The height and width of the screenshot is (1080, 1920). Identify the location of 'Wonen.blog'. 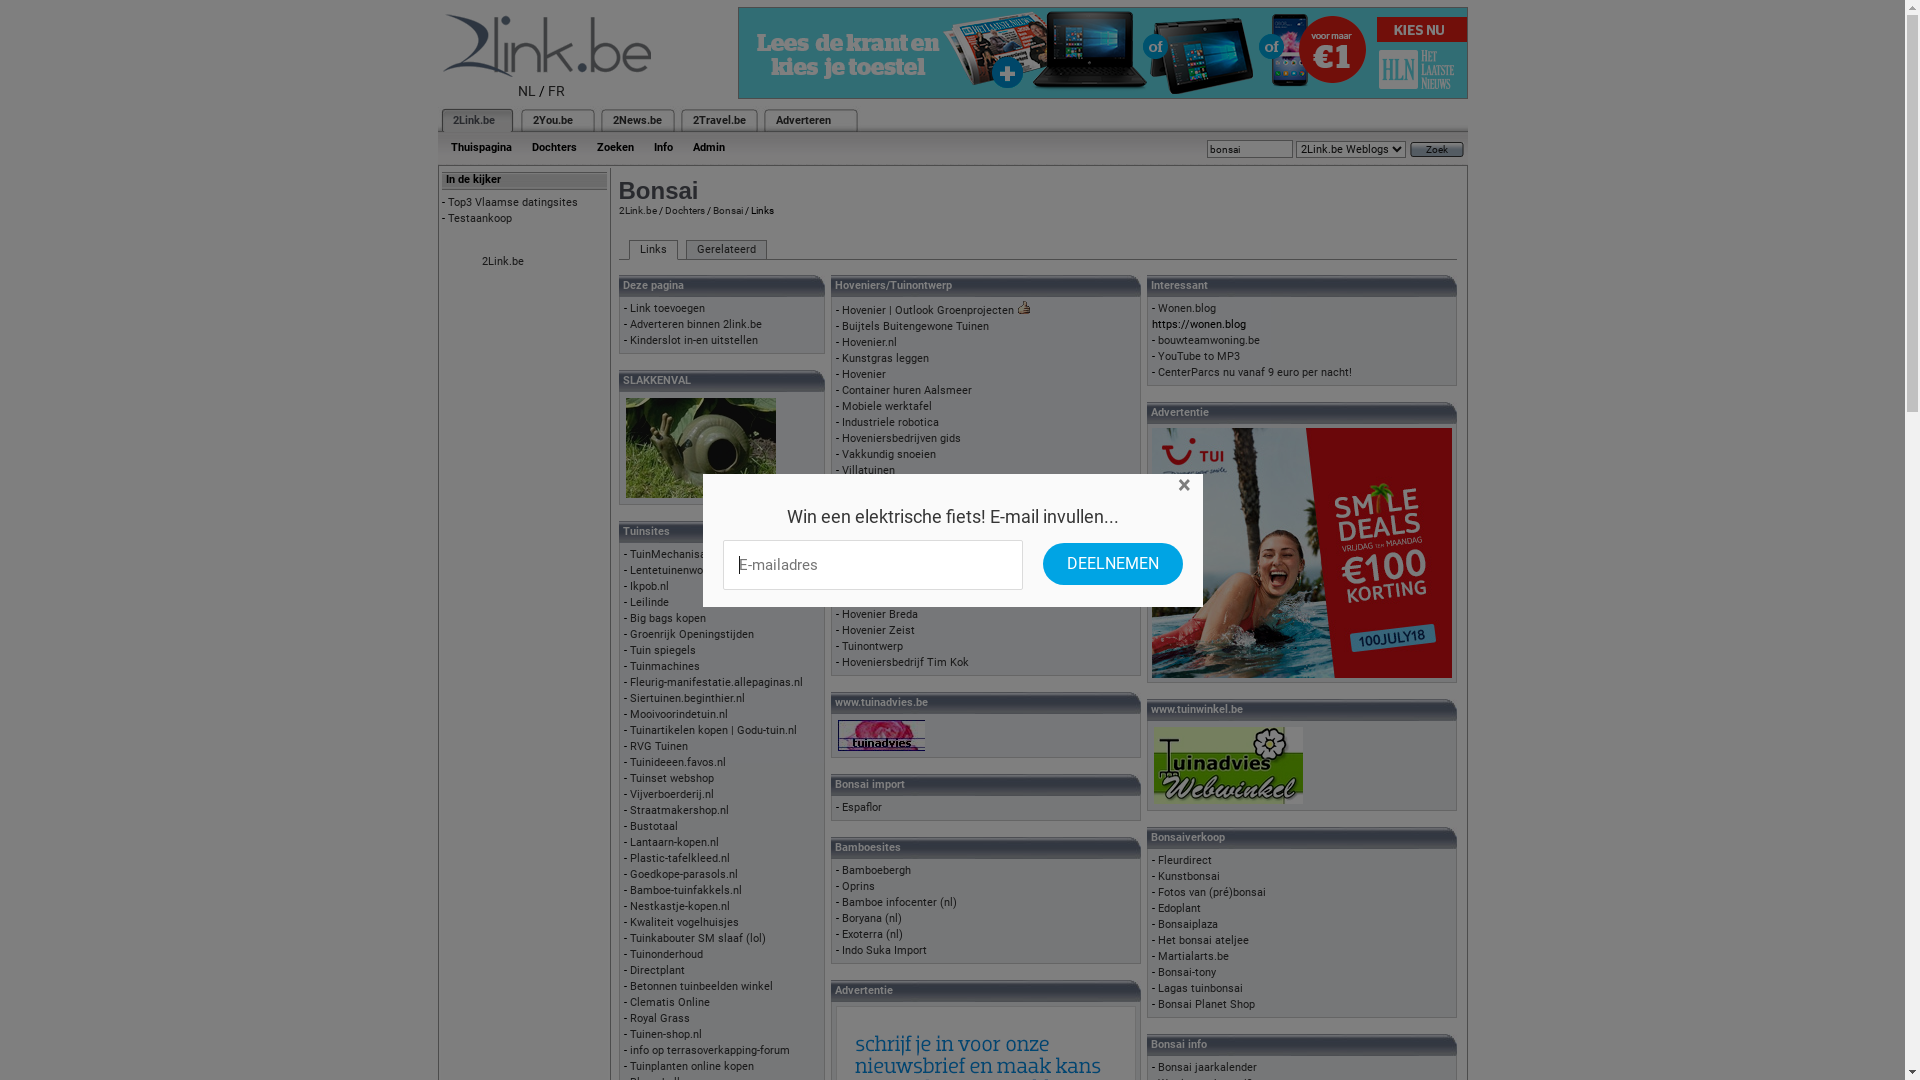
(1186, 308).